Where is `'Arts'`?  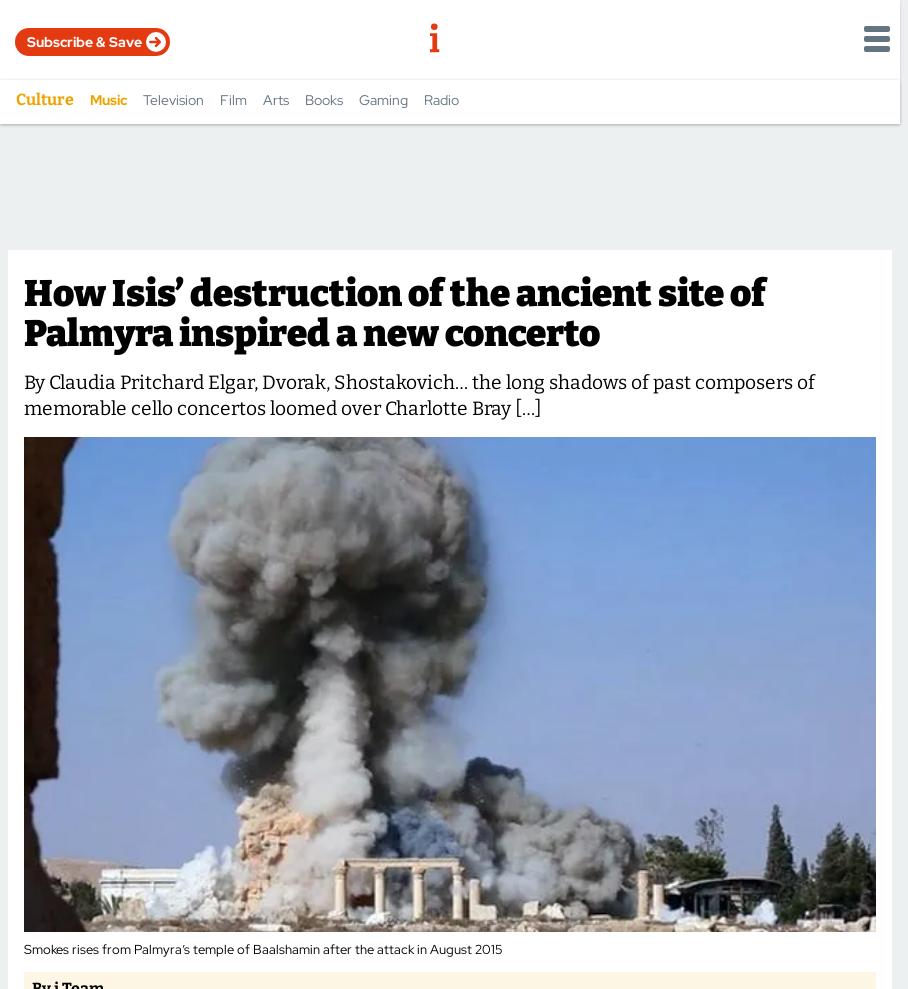 'Arts' is located at coordinates (276, 99).